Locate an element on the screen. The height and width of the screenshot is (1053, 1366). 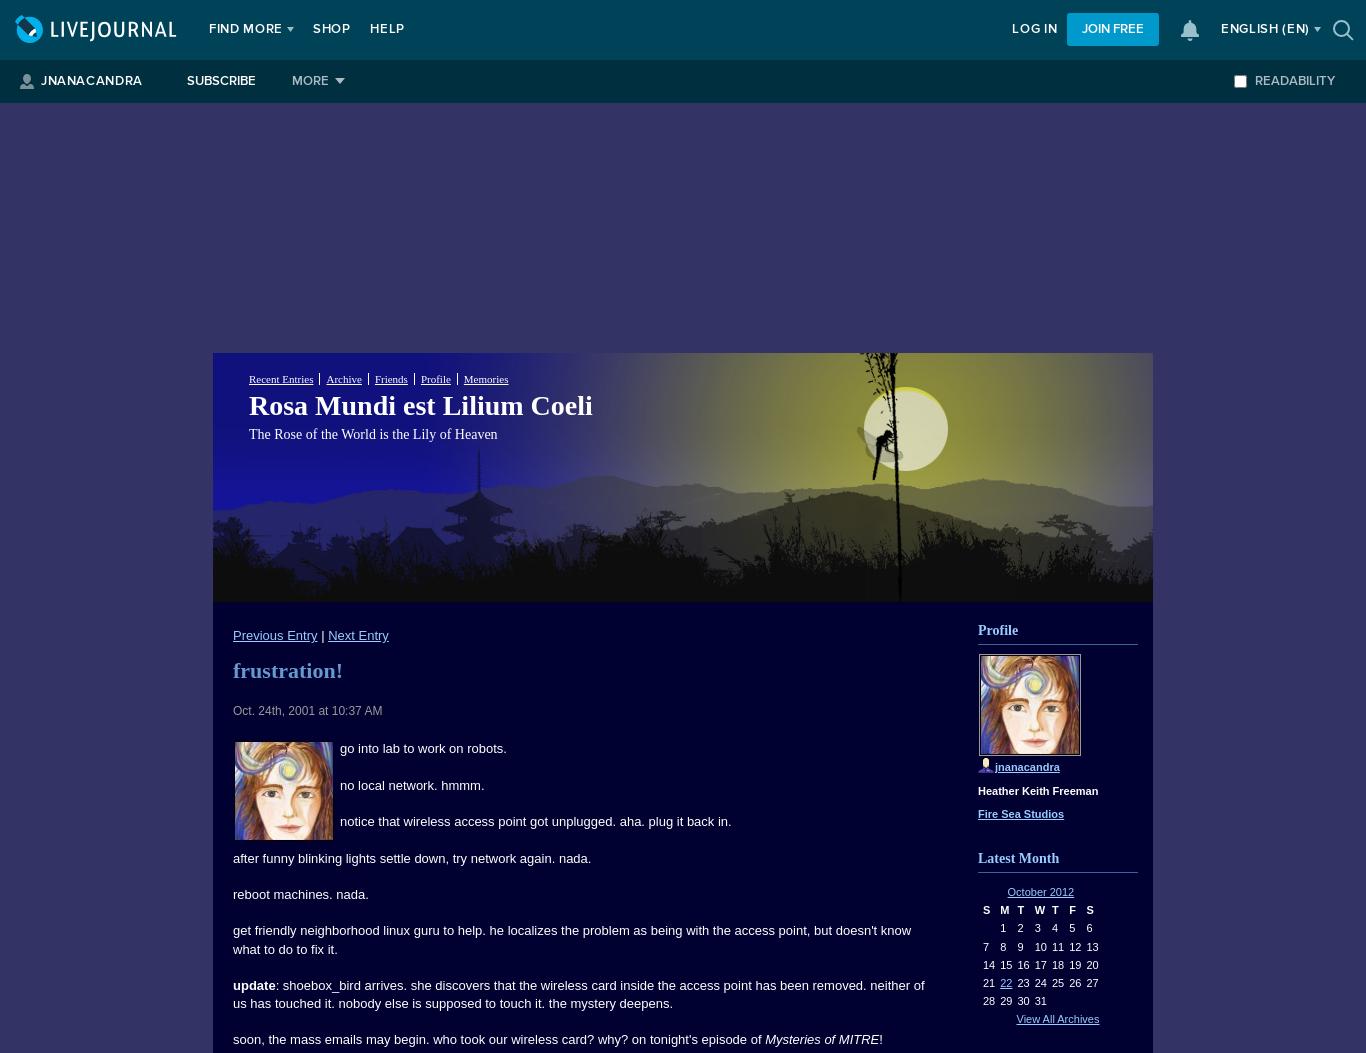
'23' is located at coordinates (1022, 982).